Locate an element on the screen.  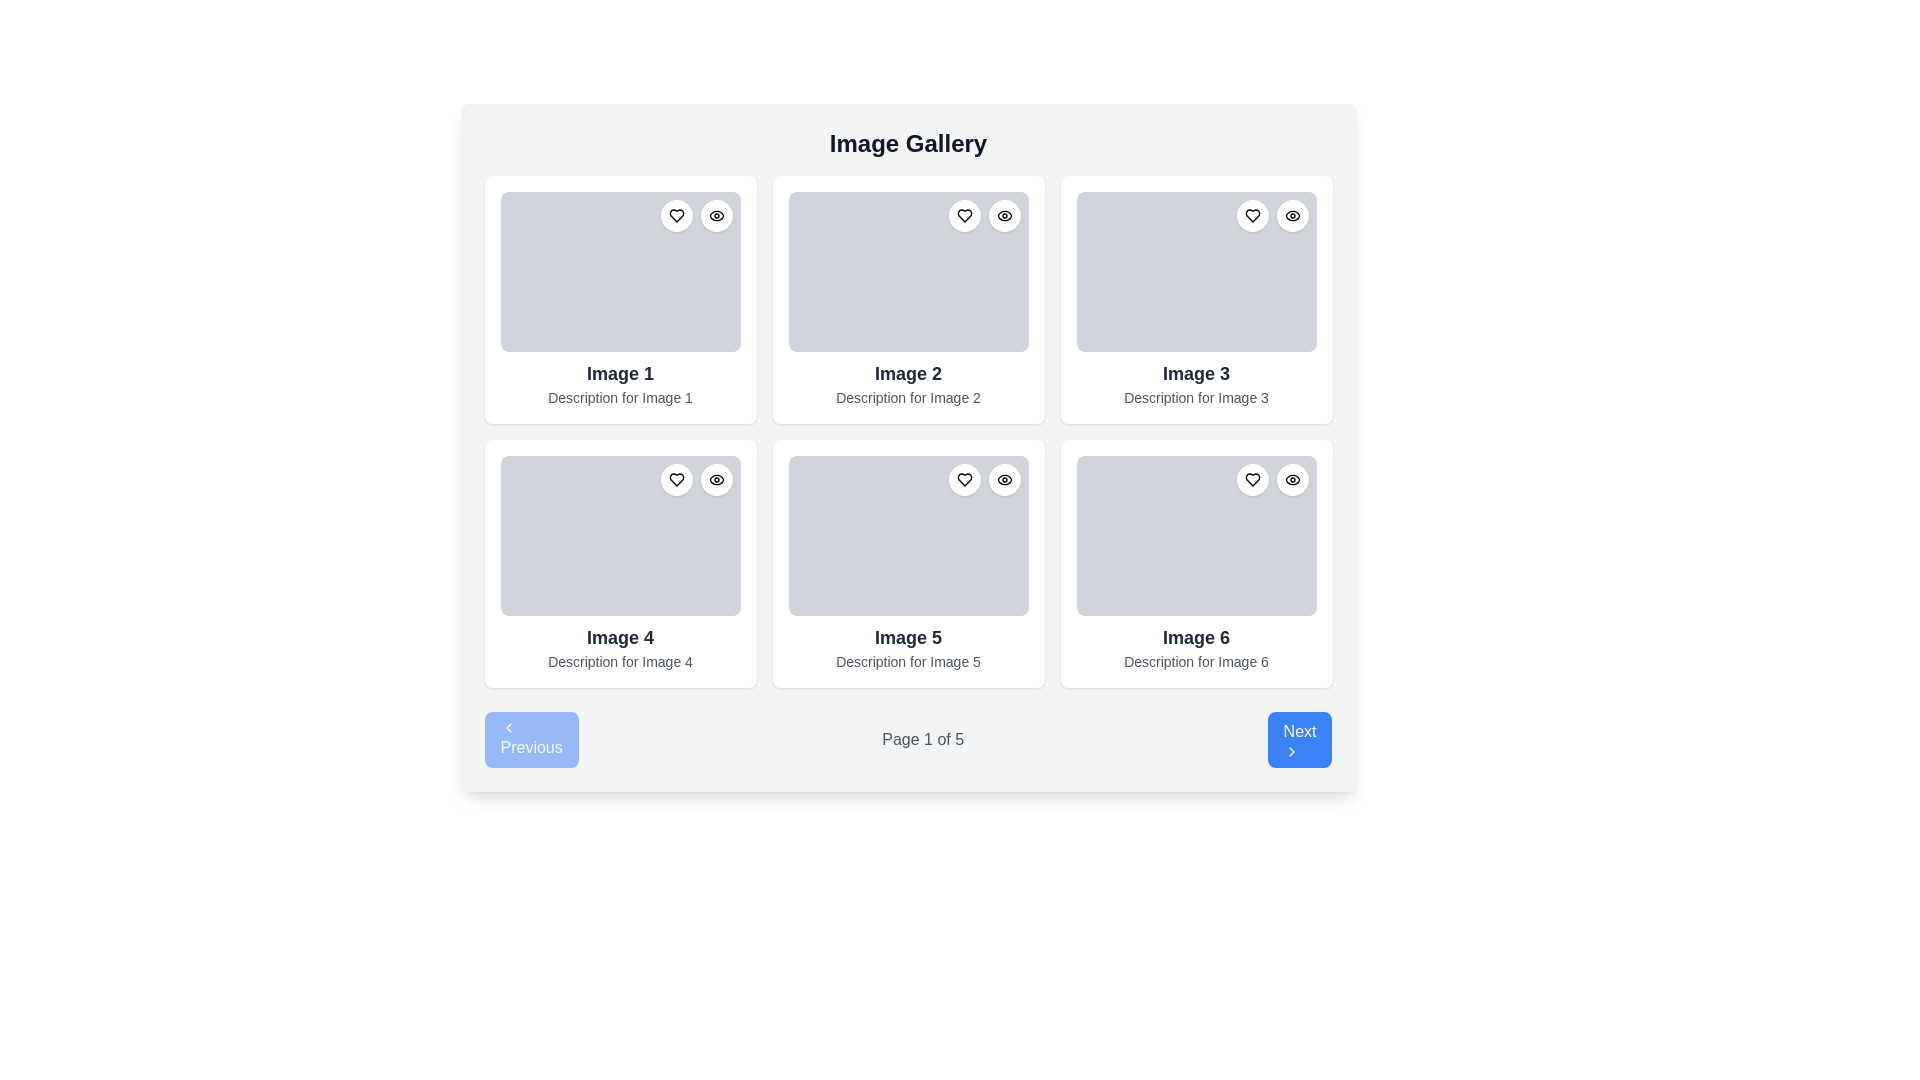
the heart-shaped icon located in the top-right corner of 'Image 6' is located at coordinates (1251, 479).